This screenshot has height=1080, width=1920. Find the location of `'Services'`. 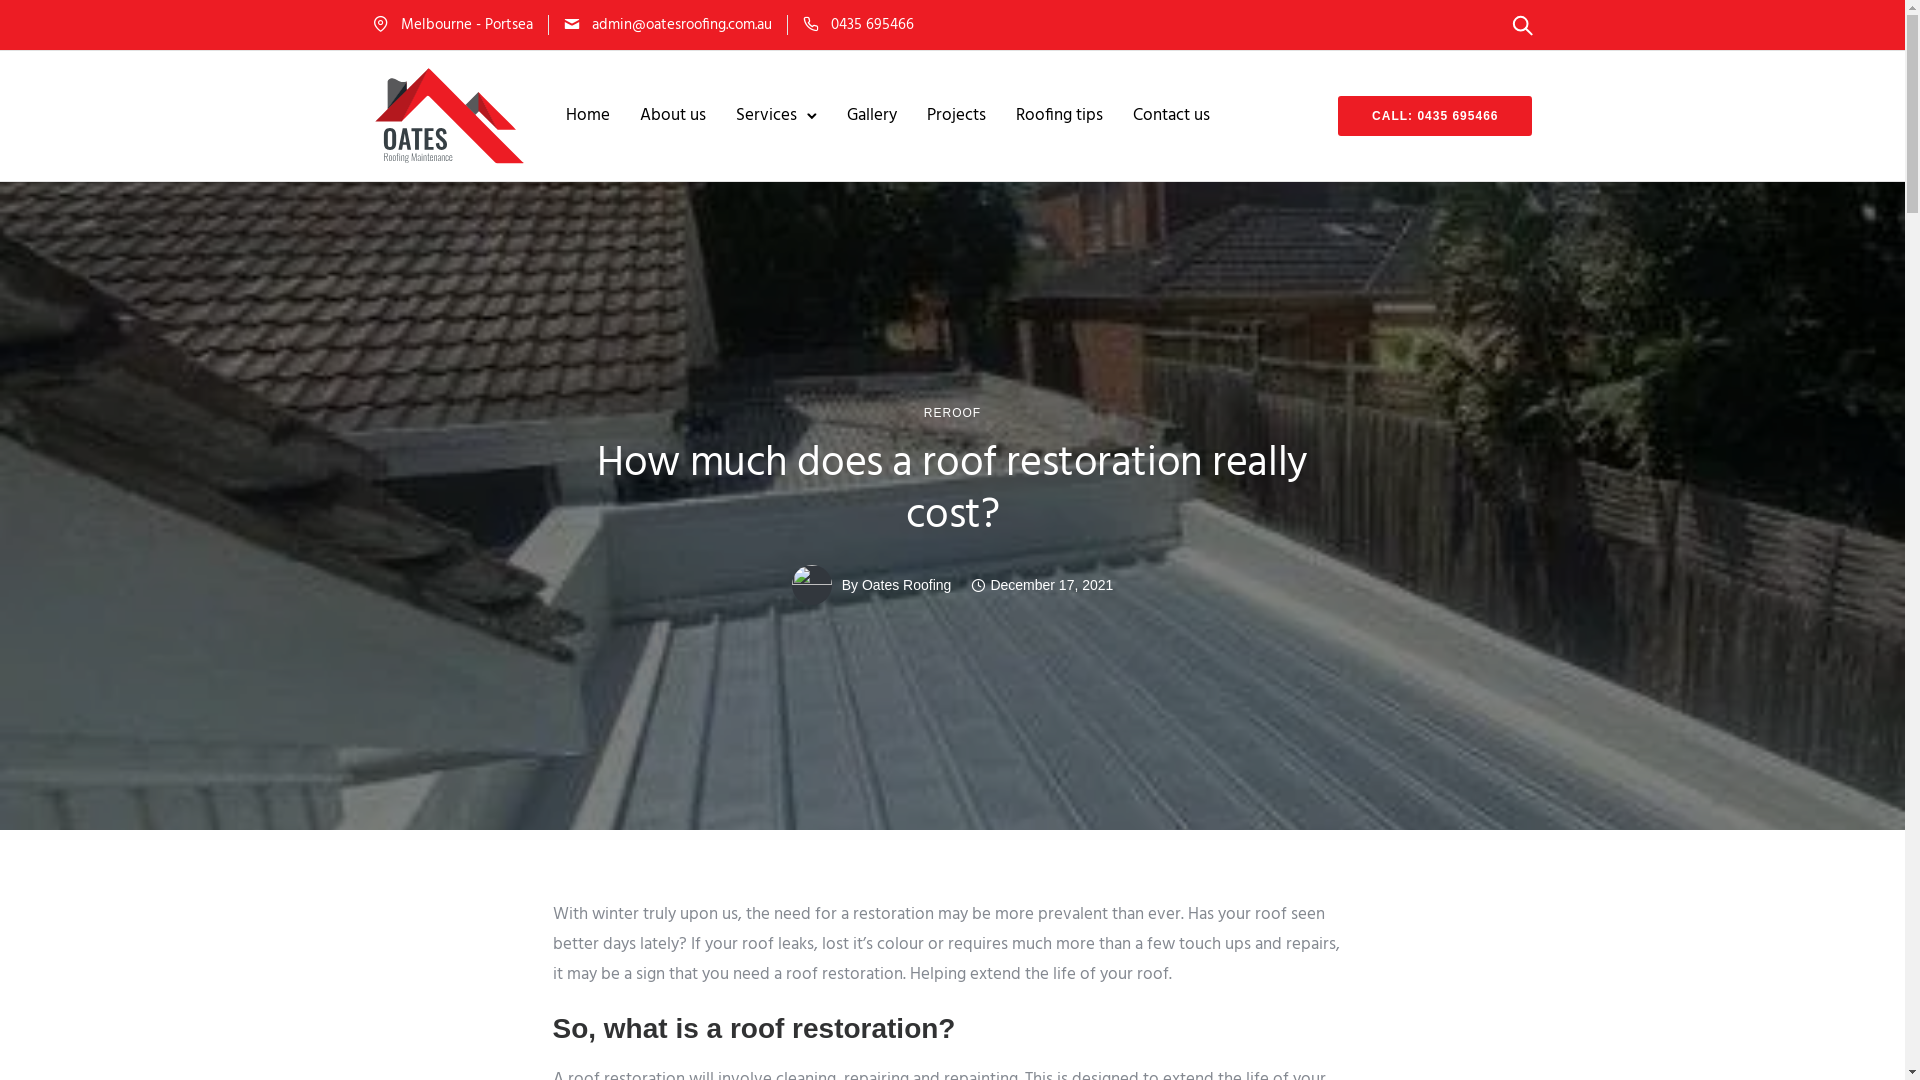

'Services' is located at coordinates (765, 115).